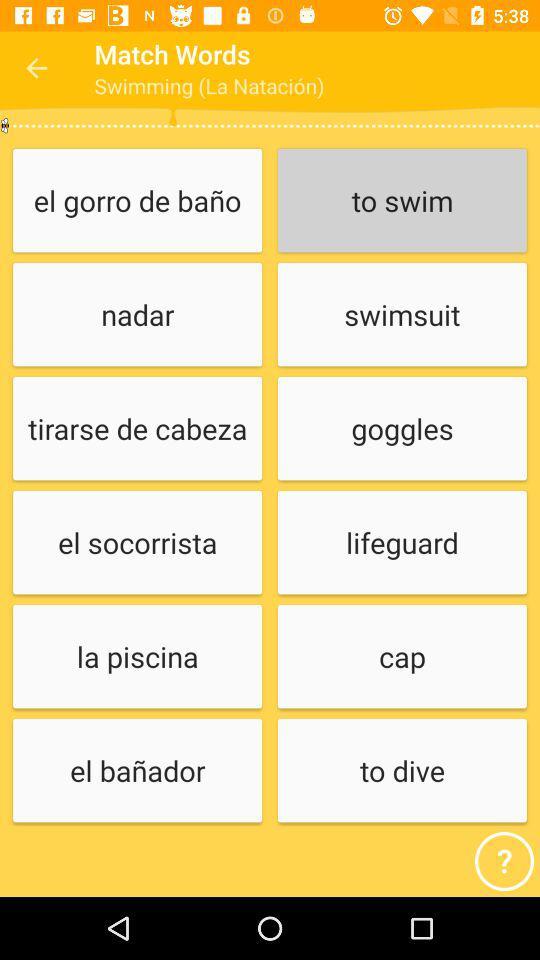 Image resolution: width=540 pixels, height=960 pixels. What do you see at coordinates (402, 656) in the screenshot?
I see `icon below the lifeguard icon` at bounding box center [402, 656].